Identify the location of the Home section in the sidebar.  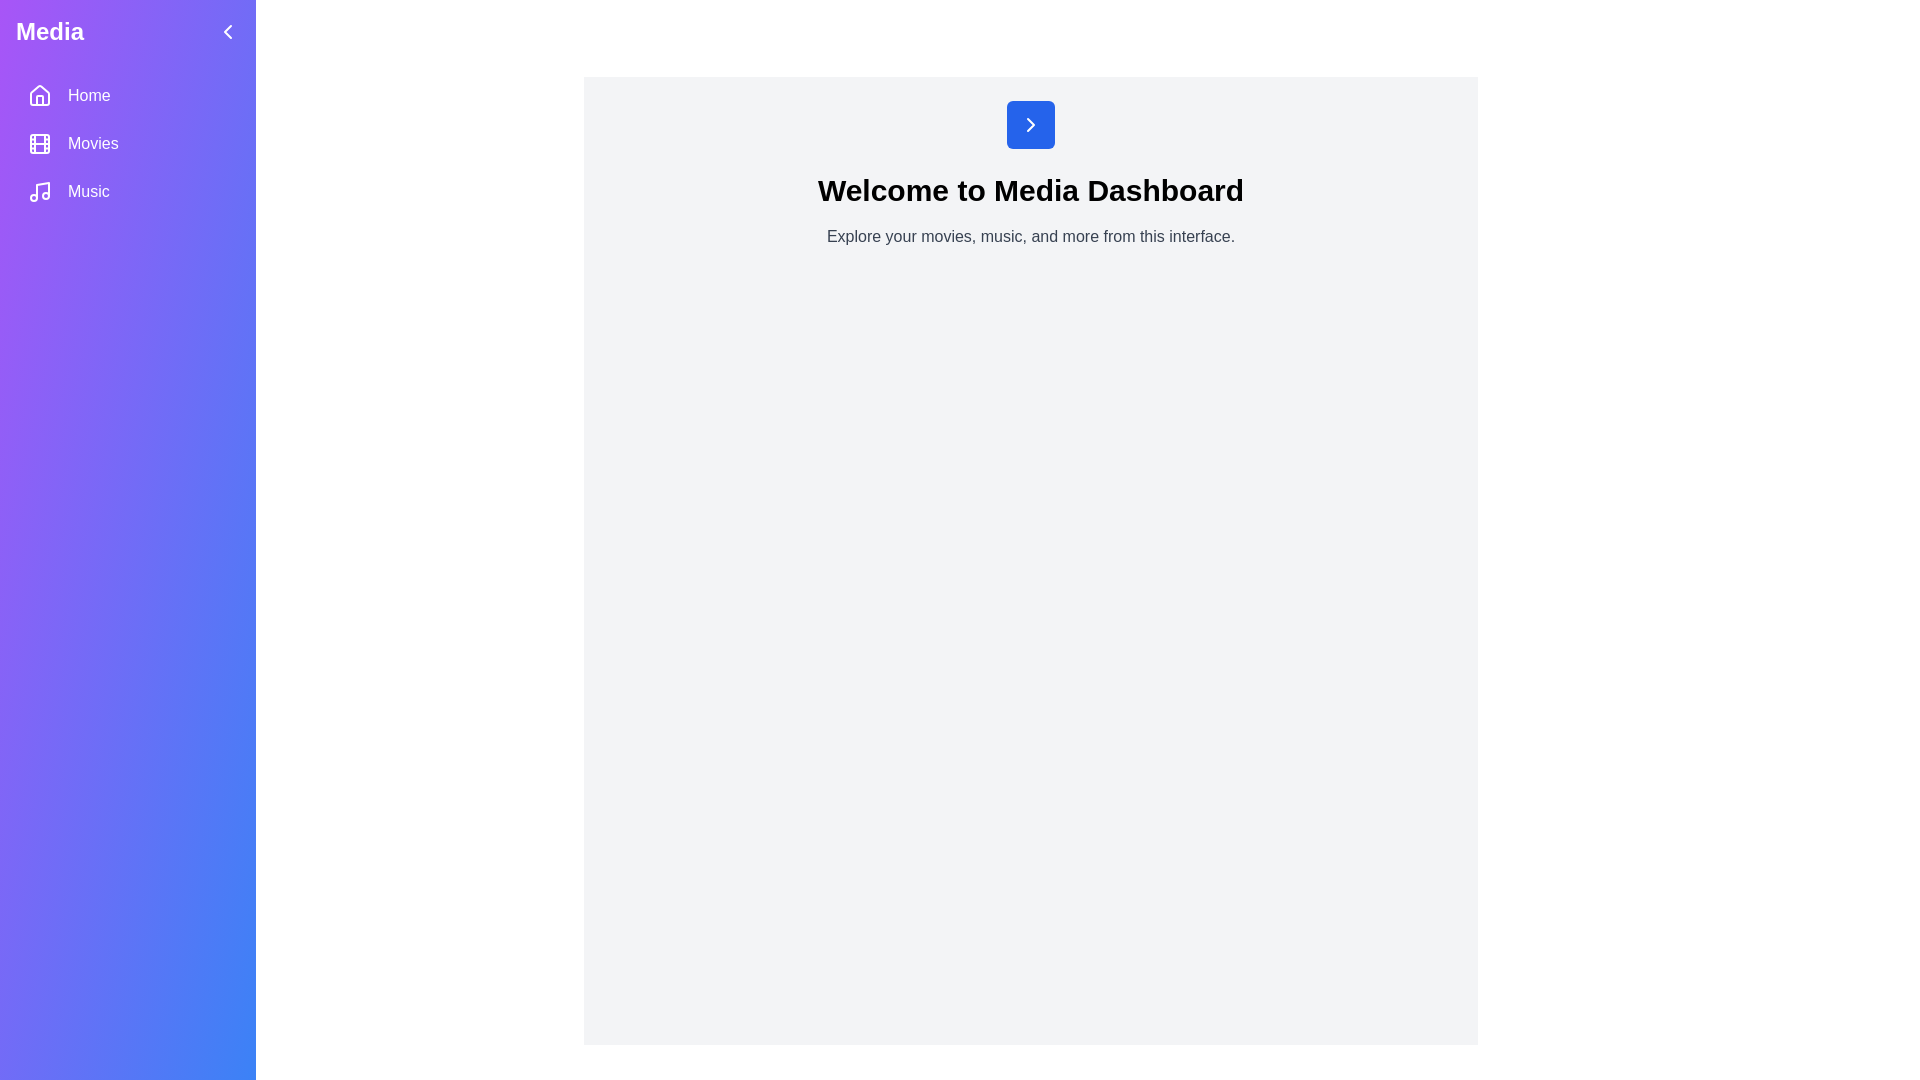
(127, 96).